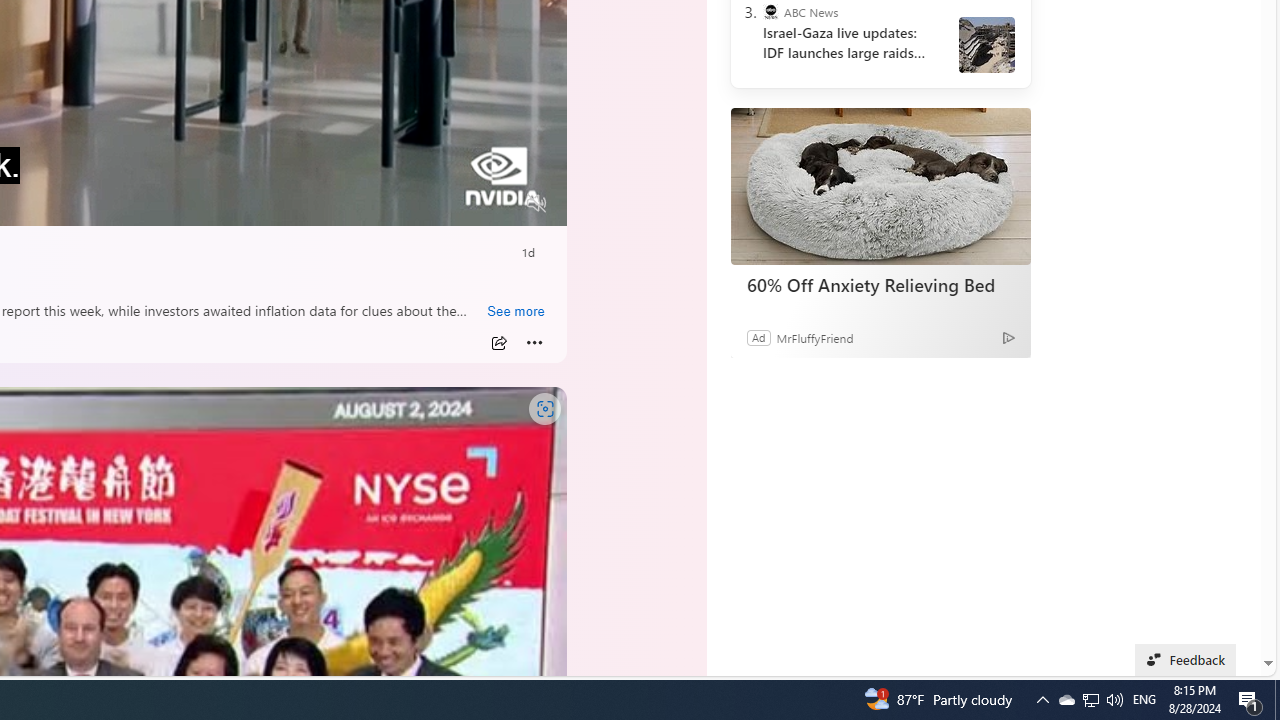 The height and width of the screenshot is (720, 1280). I want to click on 'ABC News', so click(769, 12).